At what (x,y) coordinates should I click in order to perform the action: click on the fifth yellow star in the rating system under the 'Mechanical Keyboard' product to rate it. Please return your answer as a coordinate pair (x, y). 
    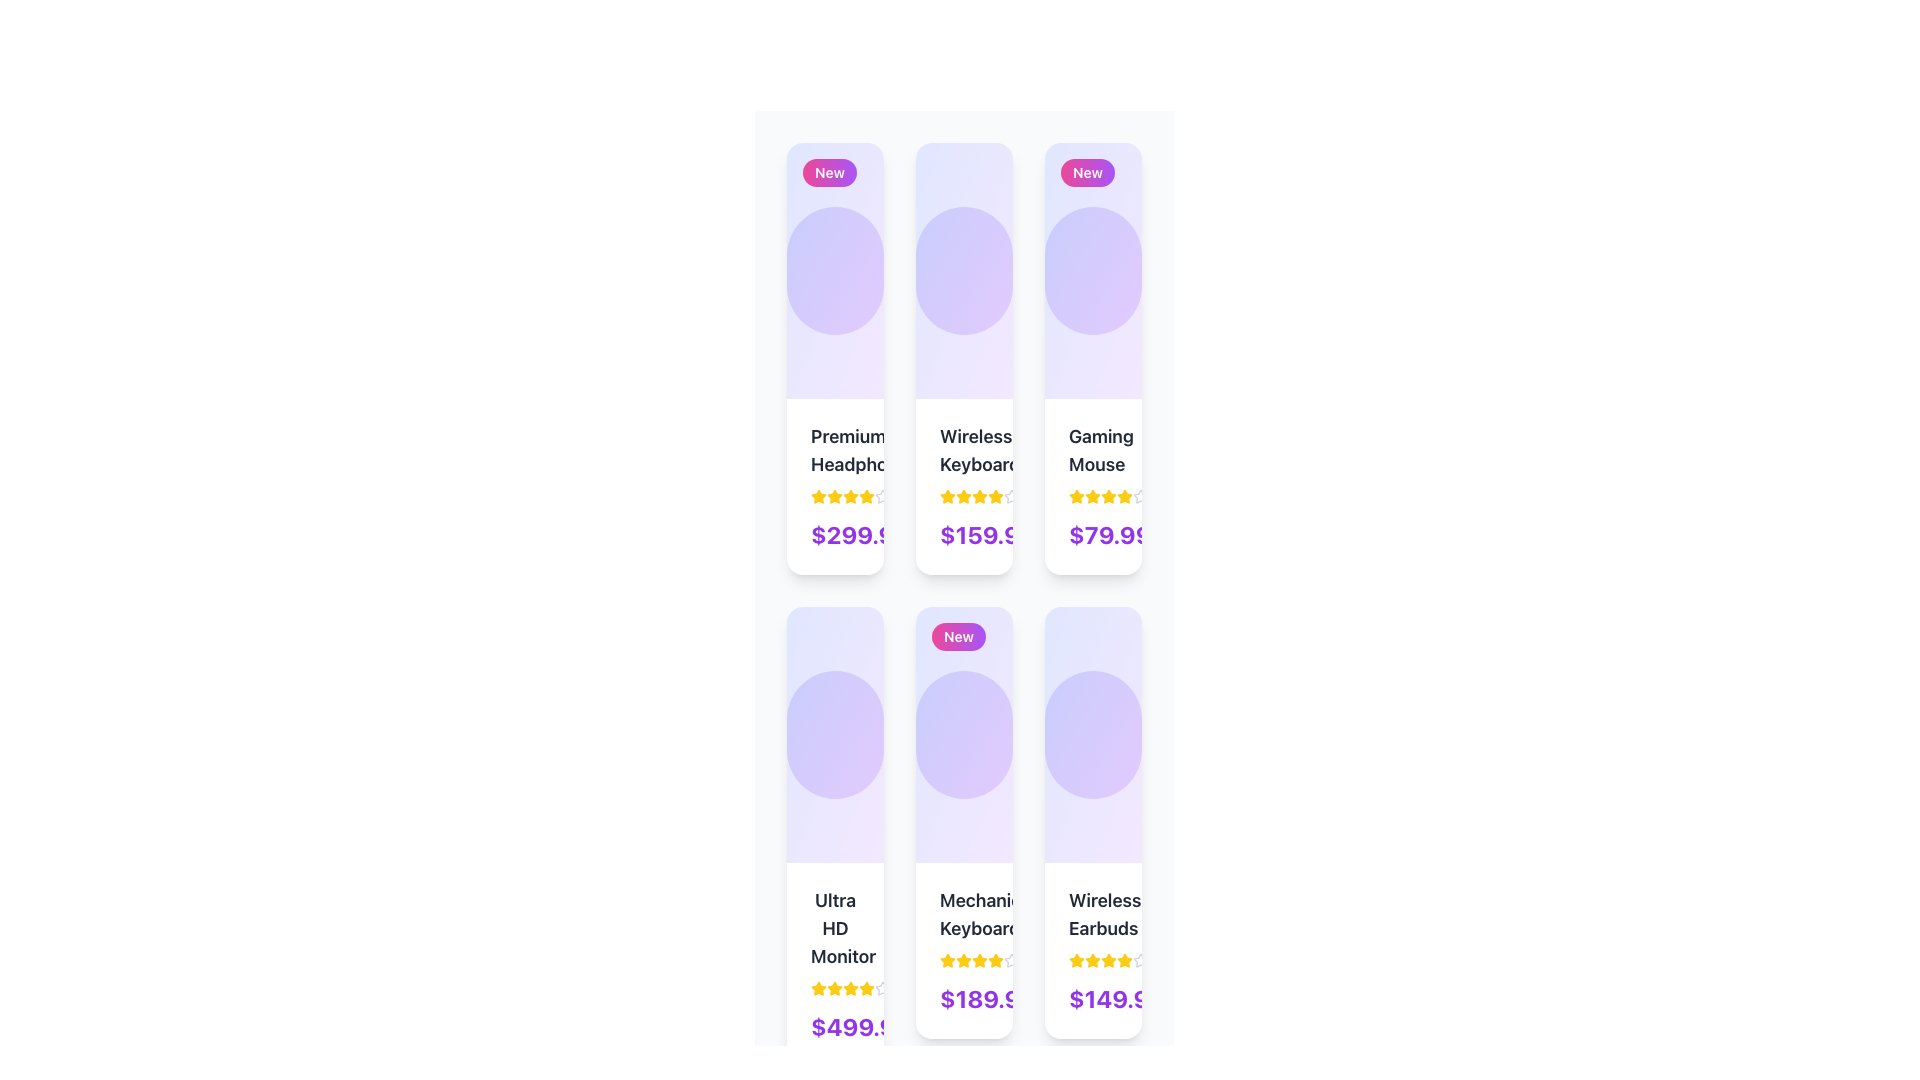
    Looking at the image, I should click on (996, 959).